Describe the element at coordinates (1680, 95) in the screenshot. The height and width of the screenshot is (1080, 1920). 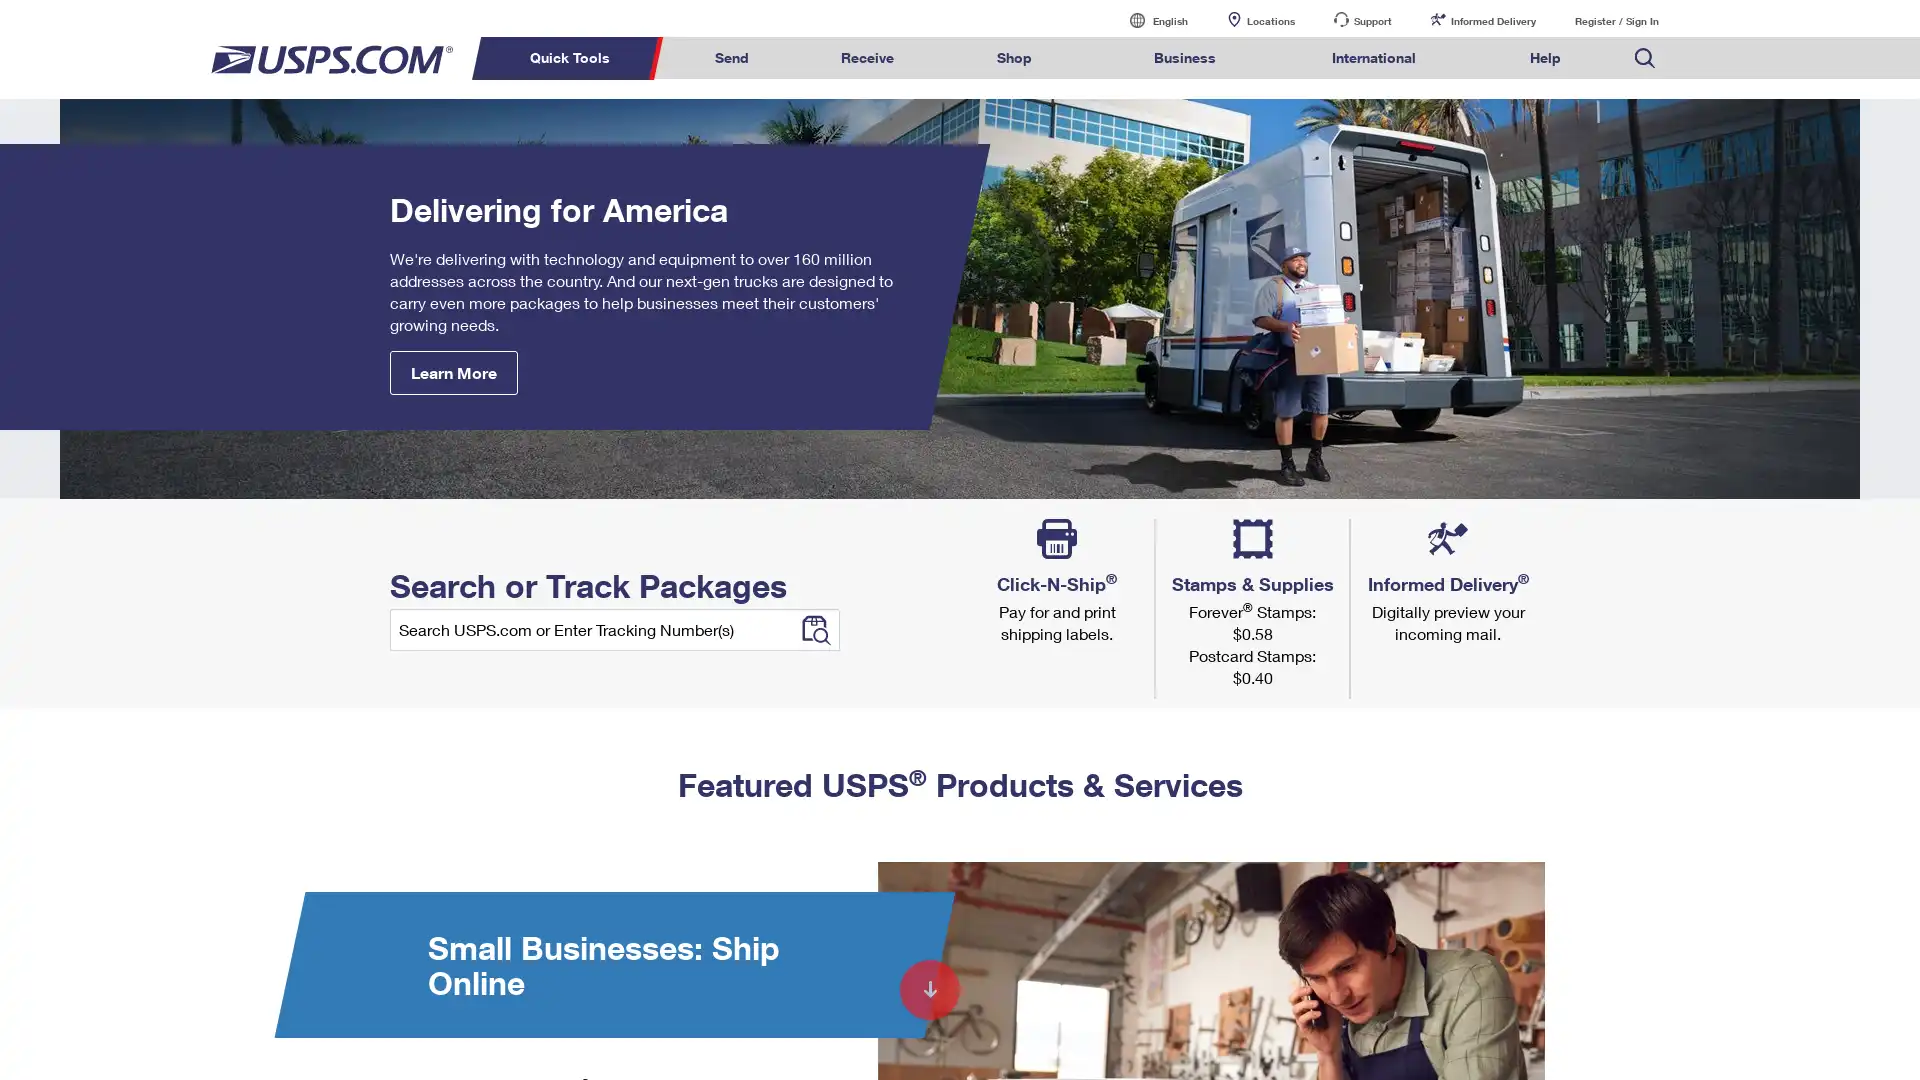
I see `Search` at that location.